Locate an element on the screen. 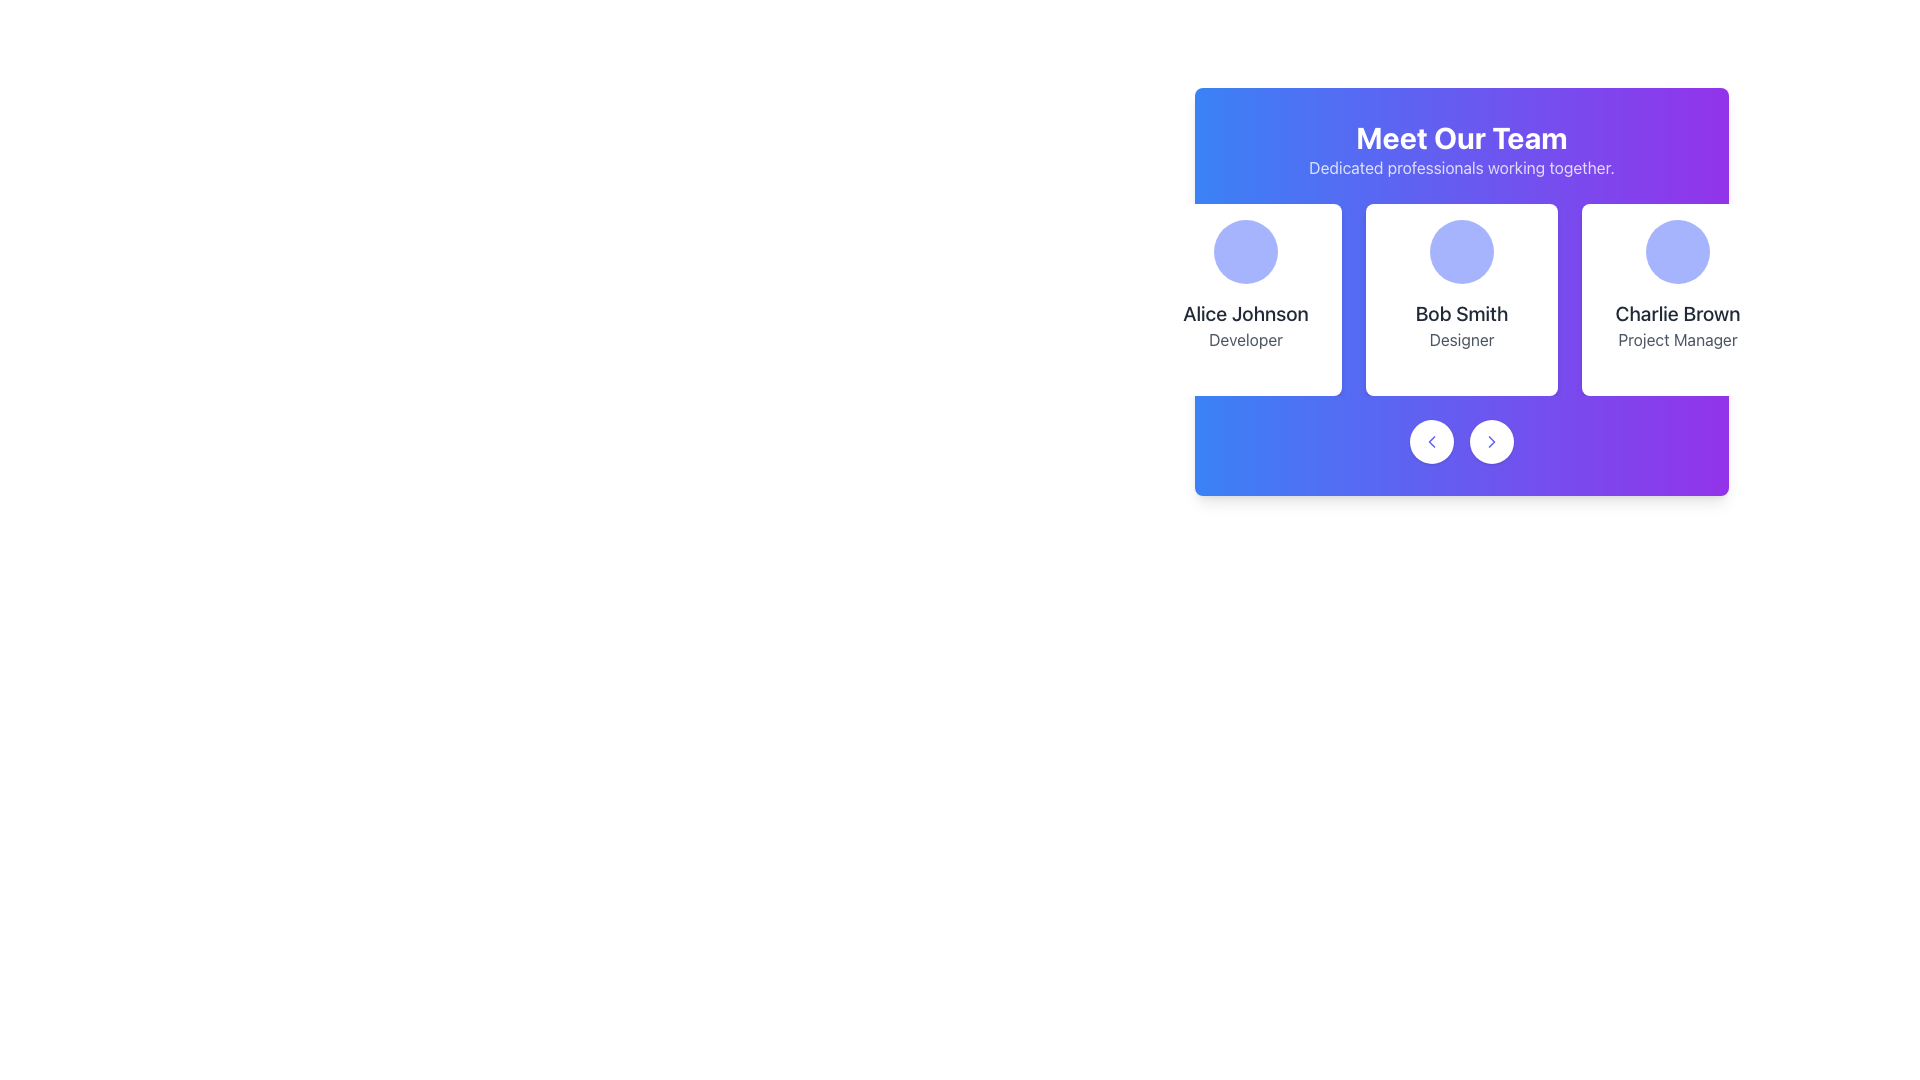  the circular button featuring a right-facing chevron icon by using keyboard navigation is located at coordinates (1492, 441).